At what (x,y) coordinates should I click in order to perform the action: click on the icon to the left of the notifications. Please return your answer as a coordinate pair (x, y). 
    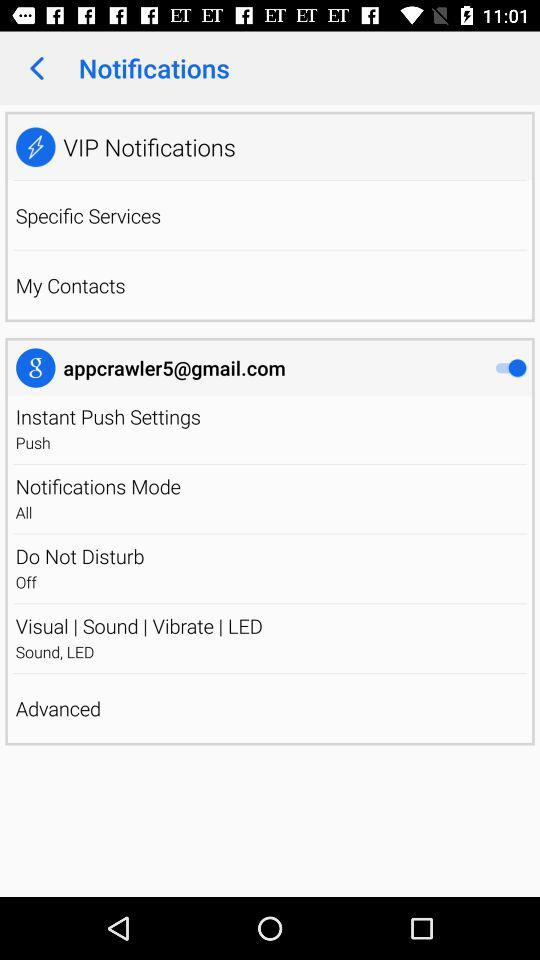
    Looking at the image, I should click on (36, 68).